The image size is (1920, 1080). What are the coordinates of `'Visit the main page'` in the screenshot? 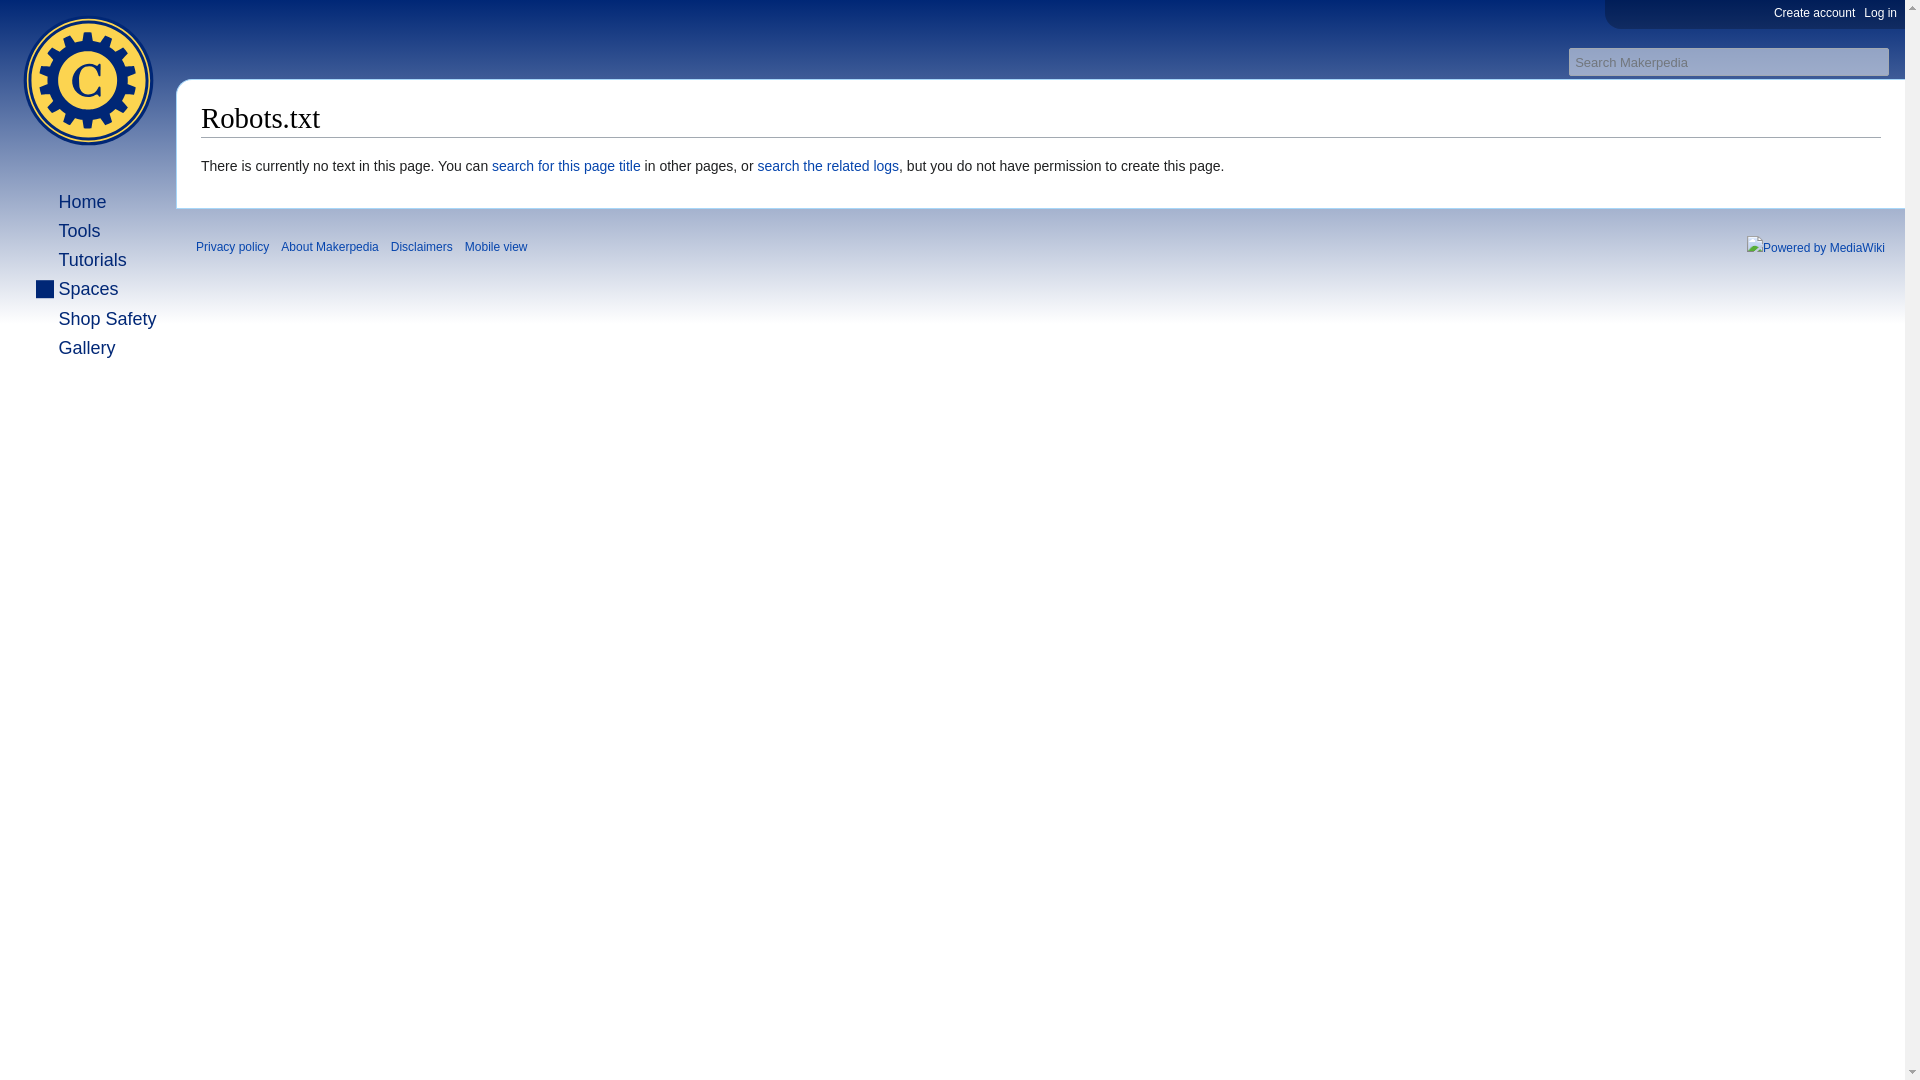 It's located at (86, 79).